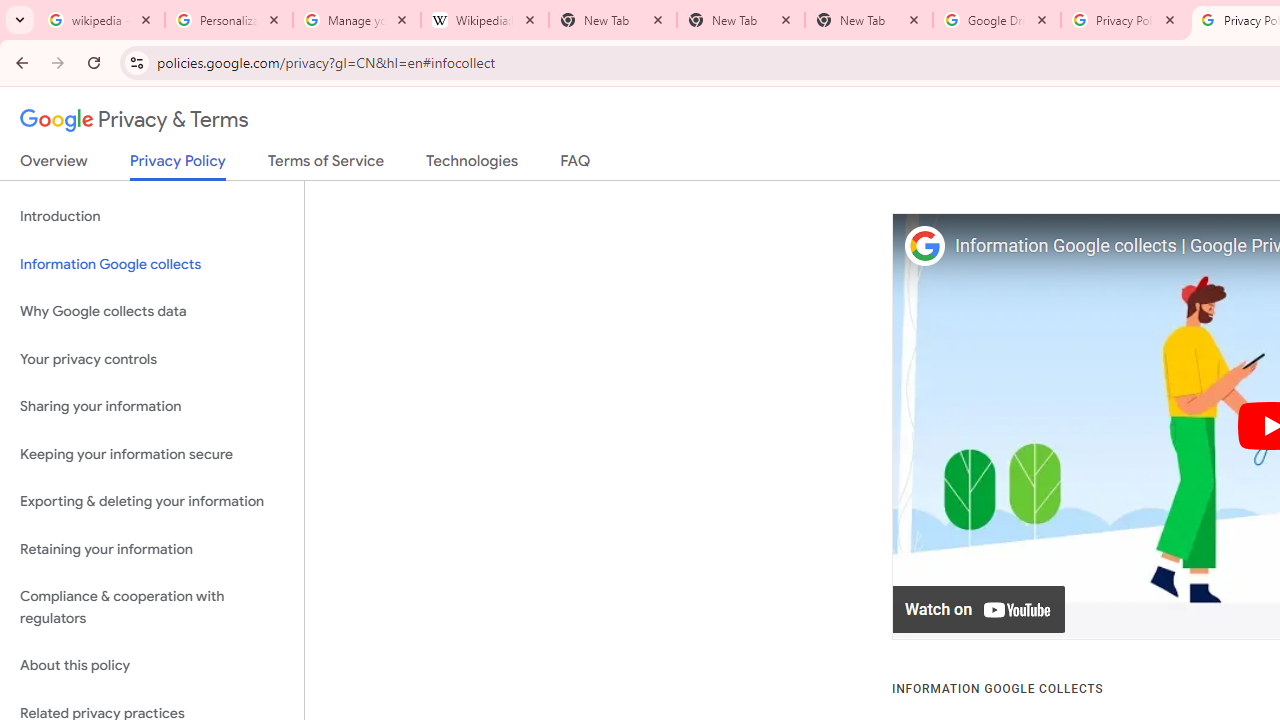  Describe the element at coordinates (151, 358) in the screenshot. I see `'Your privacy controls'` at that location.